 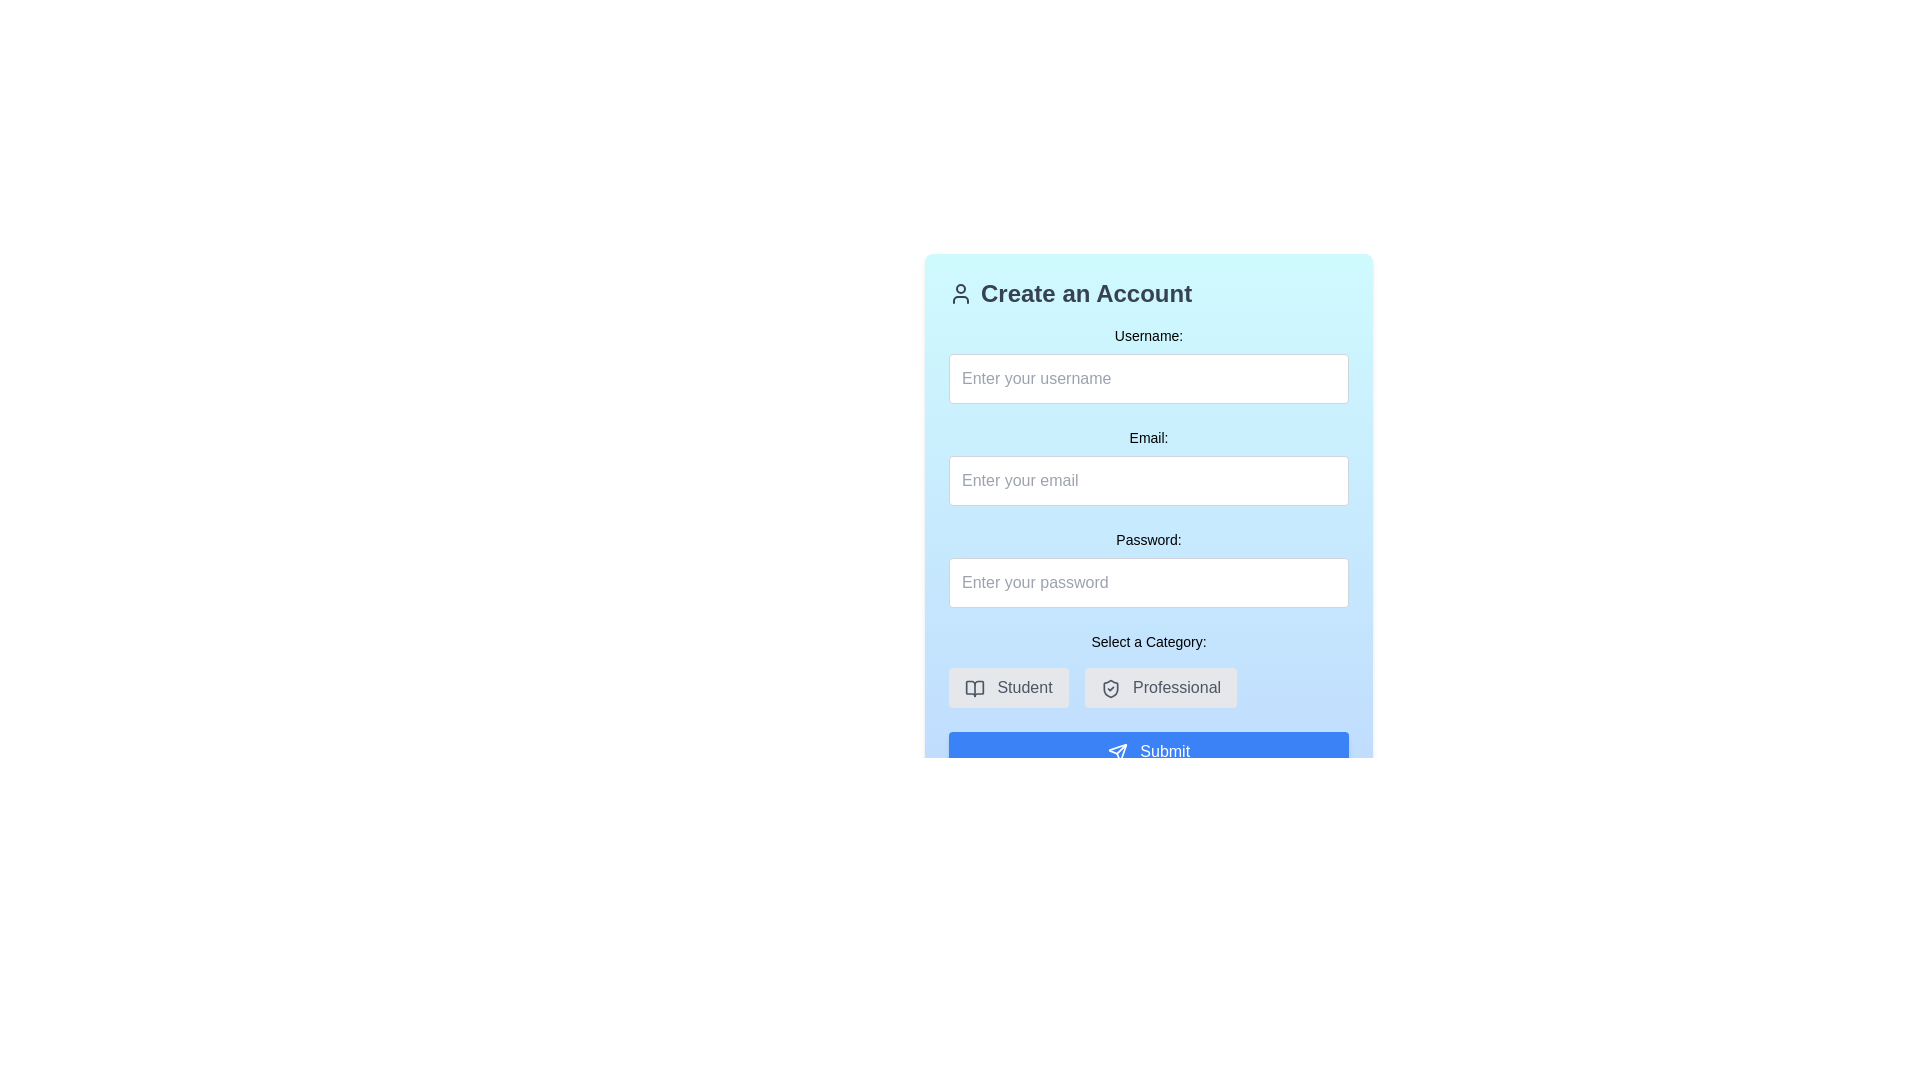 What do you see at coordinates (1148, 582) in the screenshot?
I see `the password input field with the placeholder 'Enter your password' to focus on it` at bounding box center [1148, 582].